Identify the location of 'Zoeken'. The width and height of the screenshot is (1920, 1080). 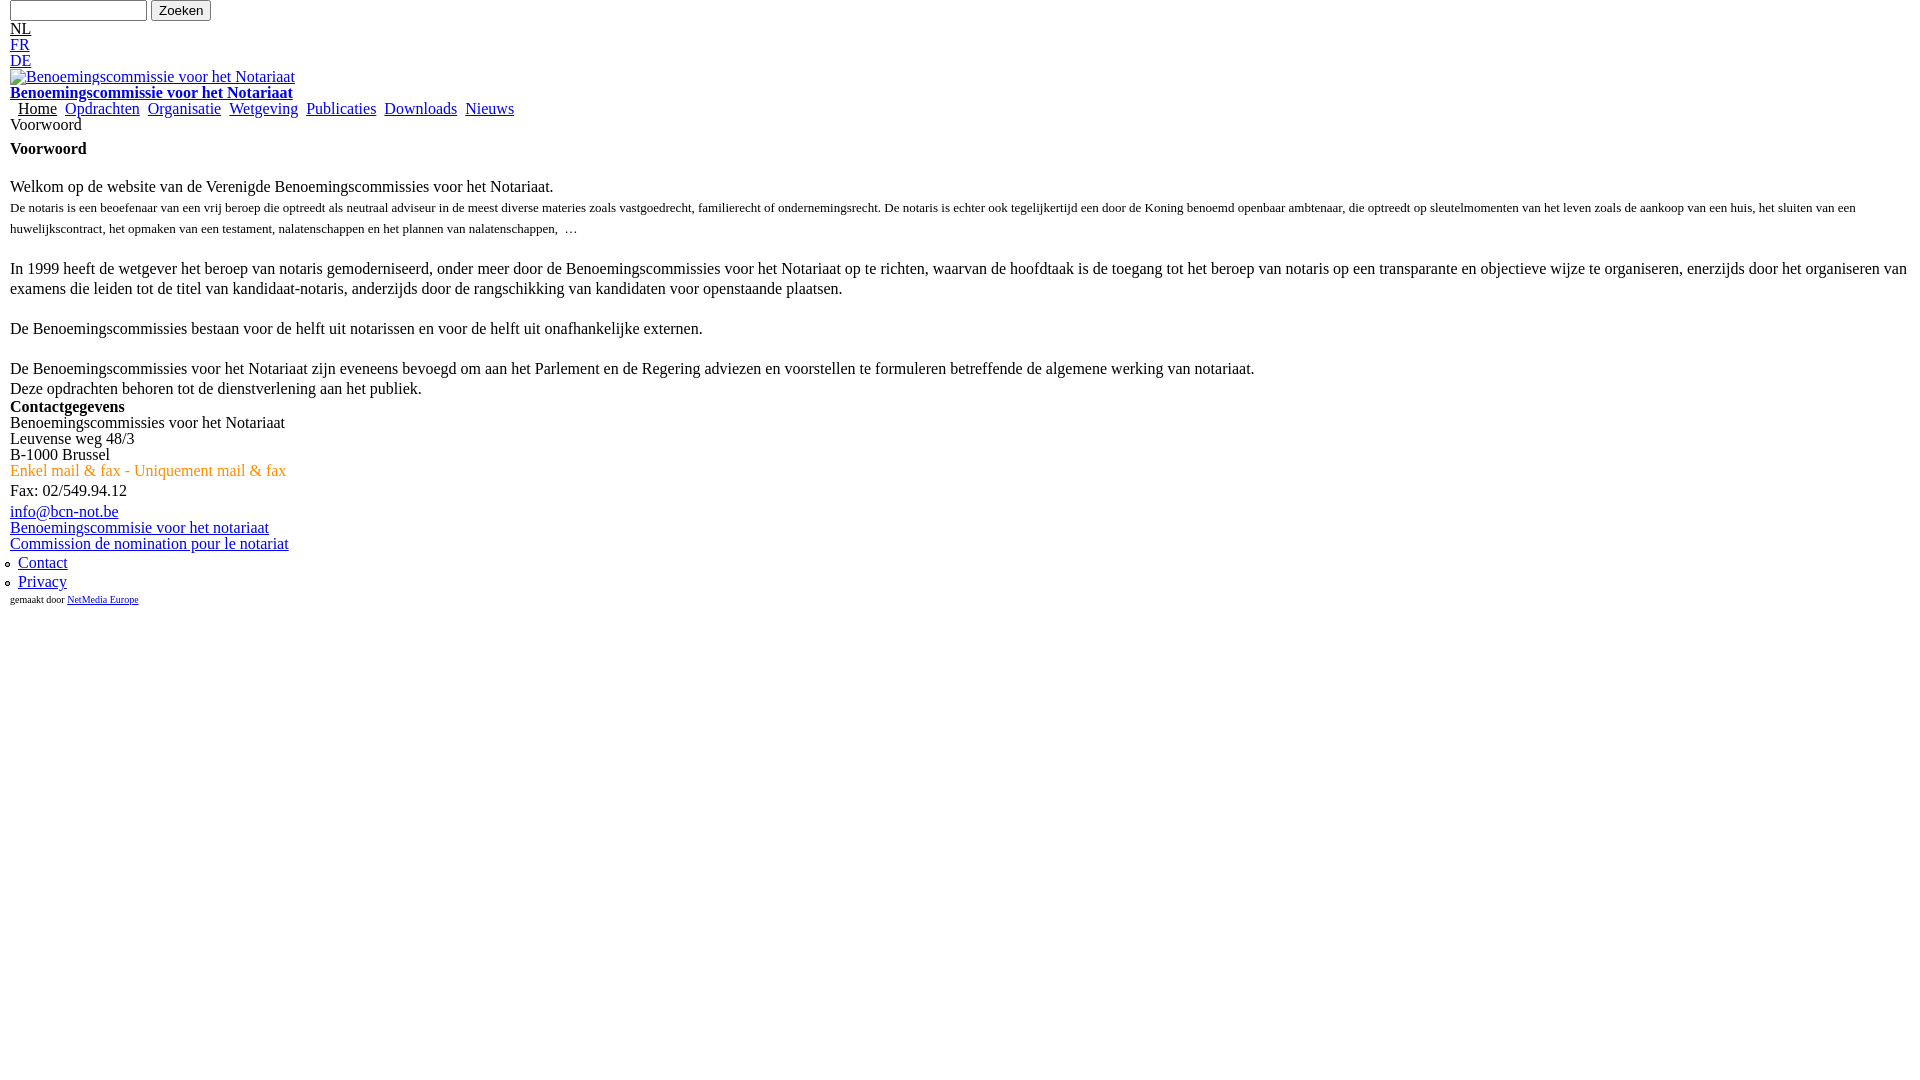
(181, 10).